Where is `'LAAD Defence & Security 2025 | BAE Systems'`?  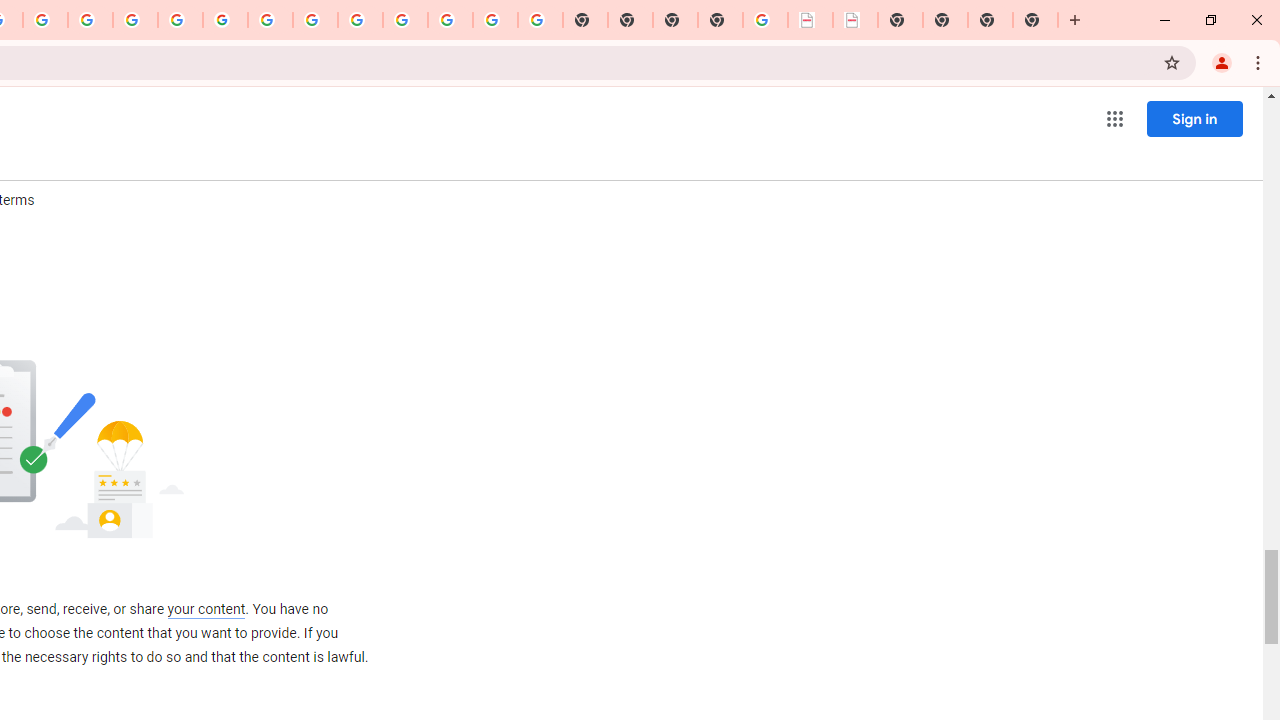 'LAAD Defence & Security 2025 | BAE Systems' is located at coordinates (810, 20).